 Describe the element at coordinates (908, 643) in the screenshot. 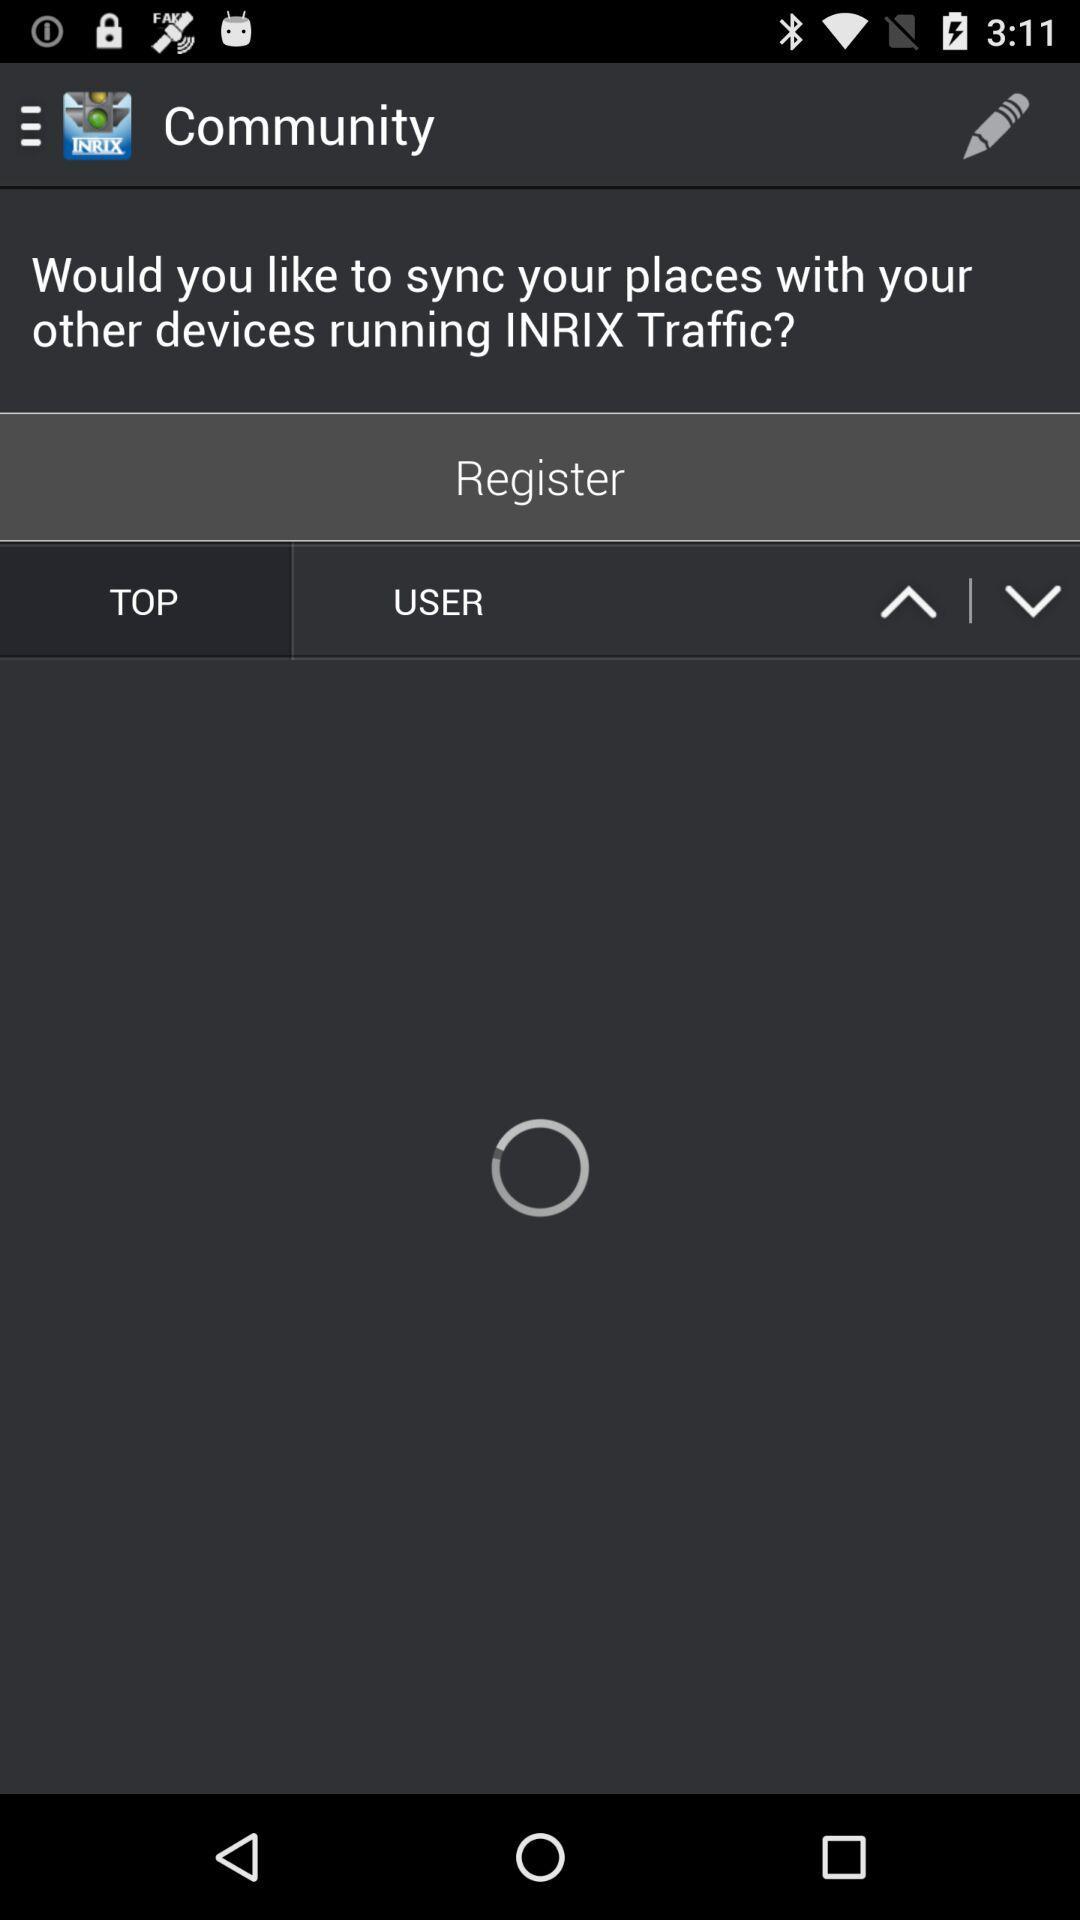

I see `the expand_less icon` at that location.